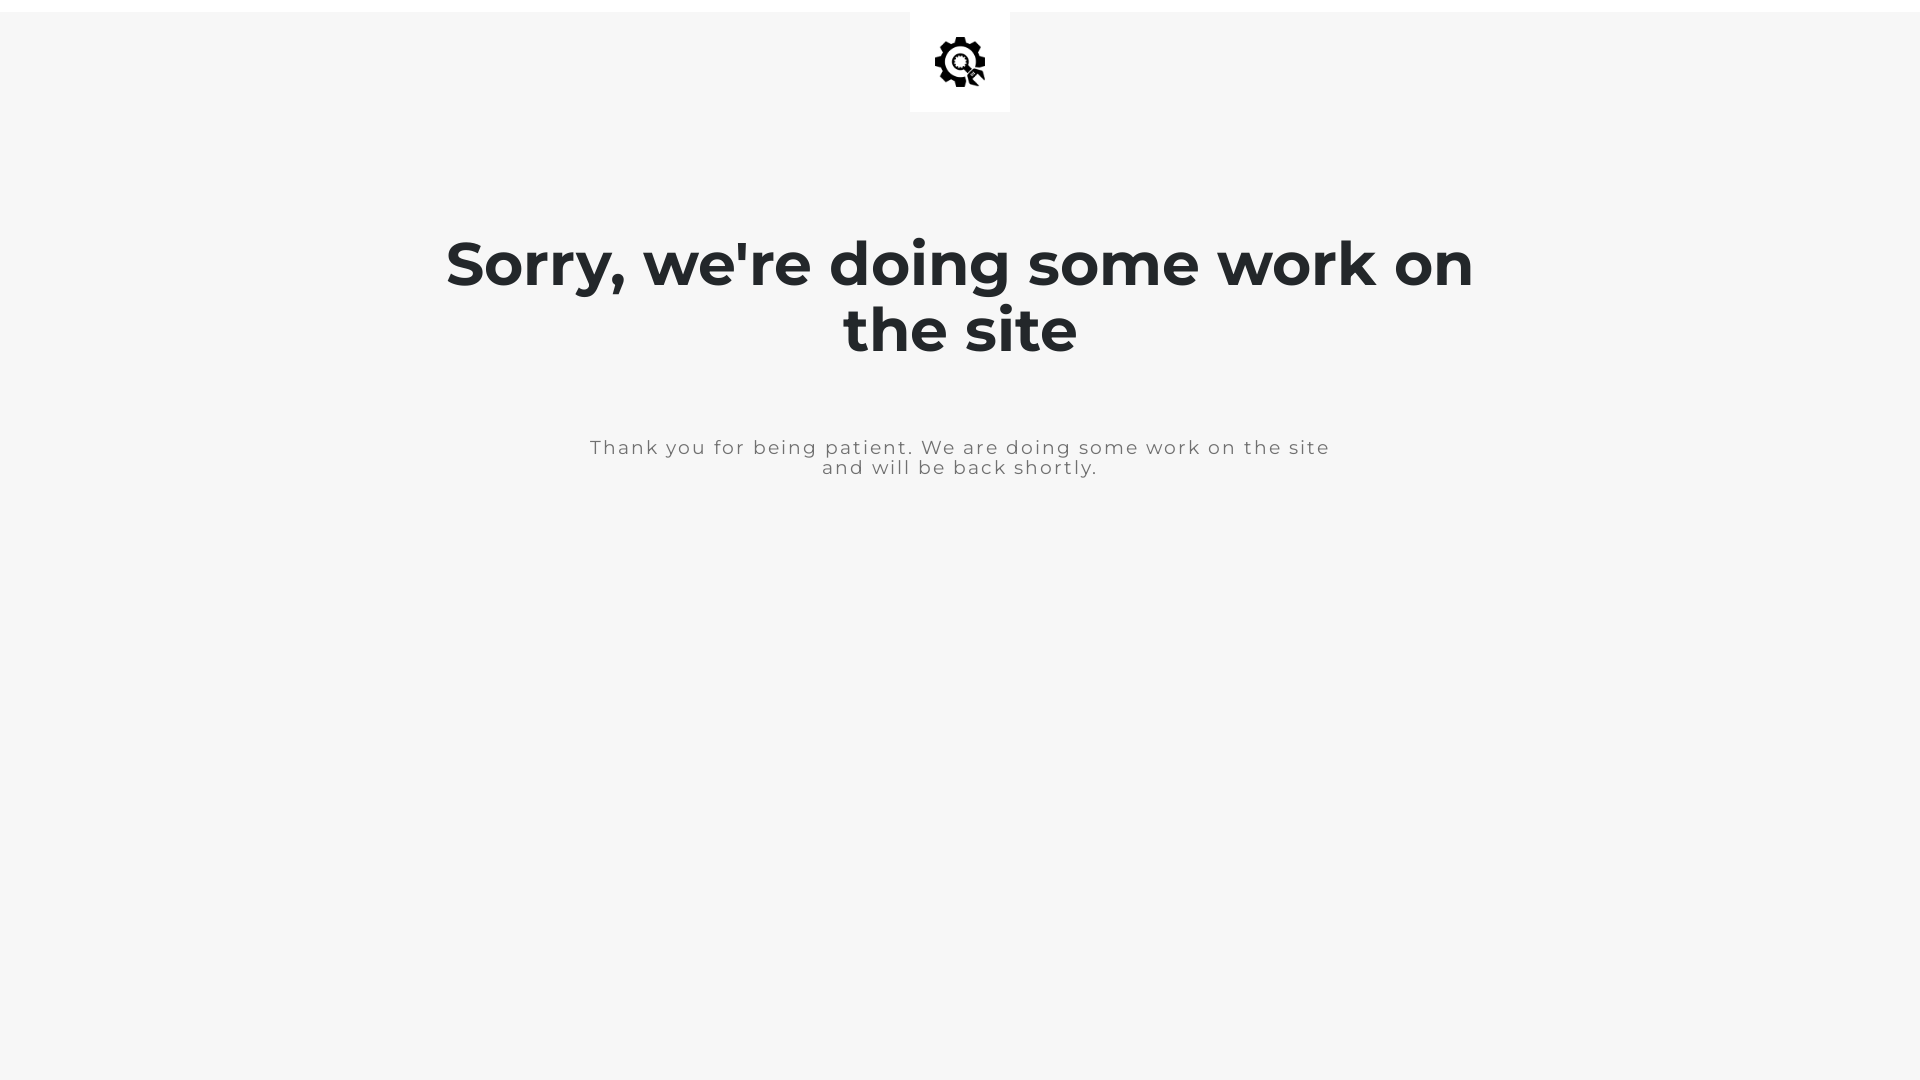 The height and width of the screenshot is (1080, 1920). What do you see at coordinates (934, 60) in the screenshot?
I see `'Site is Under Construction'` at bounding box center [934, 60].